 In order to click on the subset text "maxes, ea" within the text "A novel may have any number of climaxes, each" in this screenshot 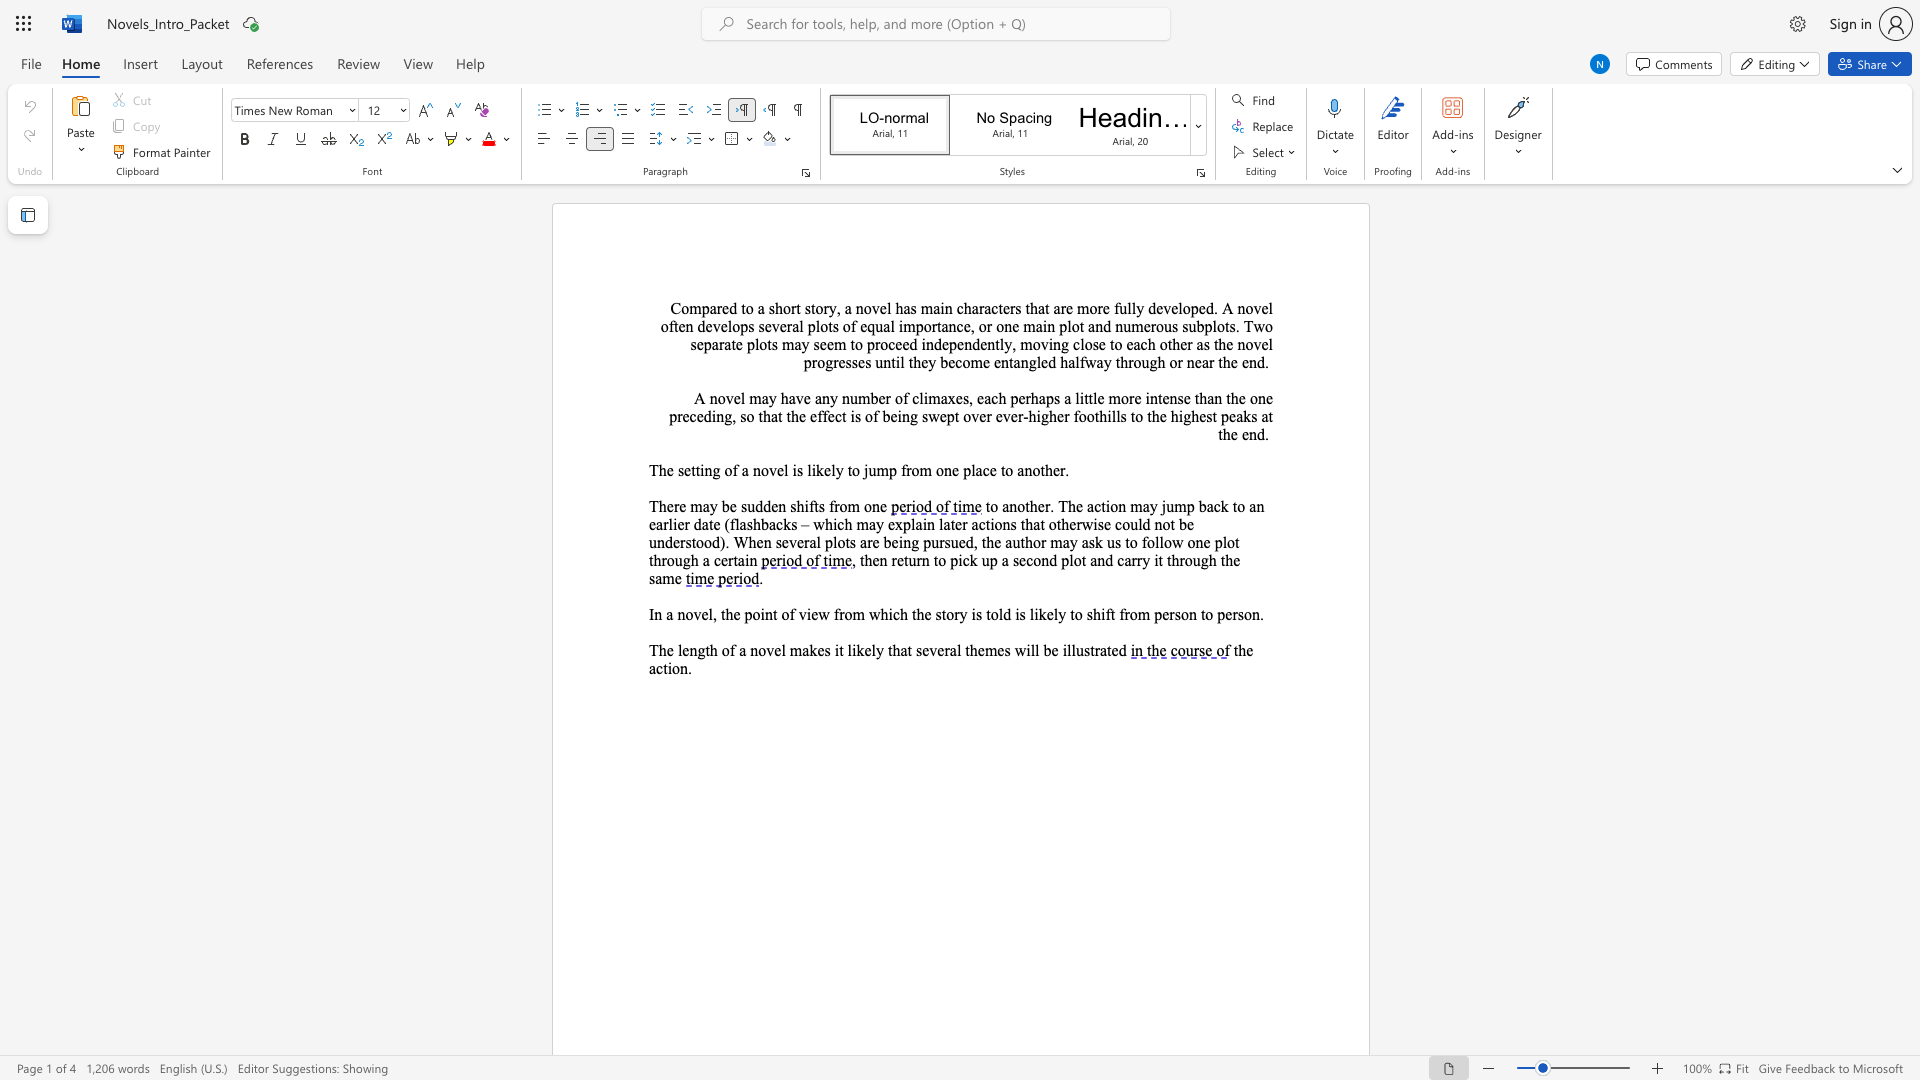, I will do `click(927, 398)`.